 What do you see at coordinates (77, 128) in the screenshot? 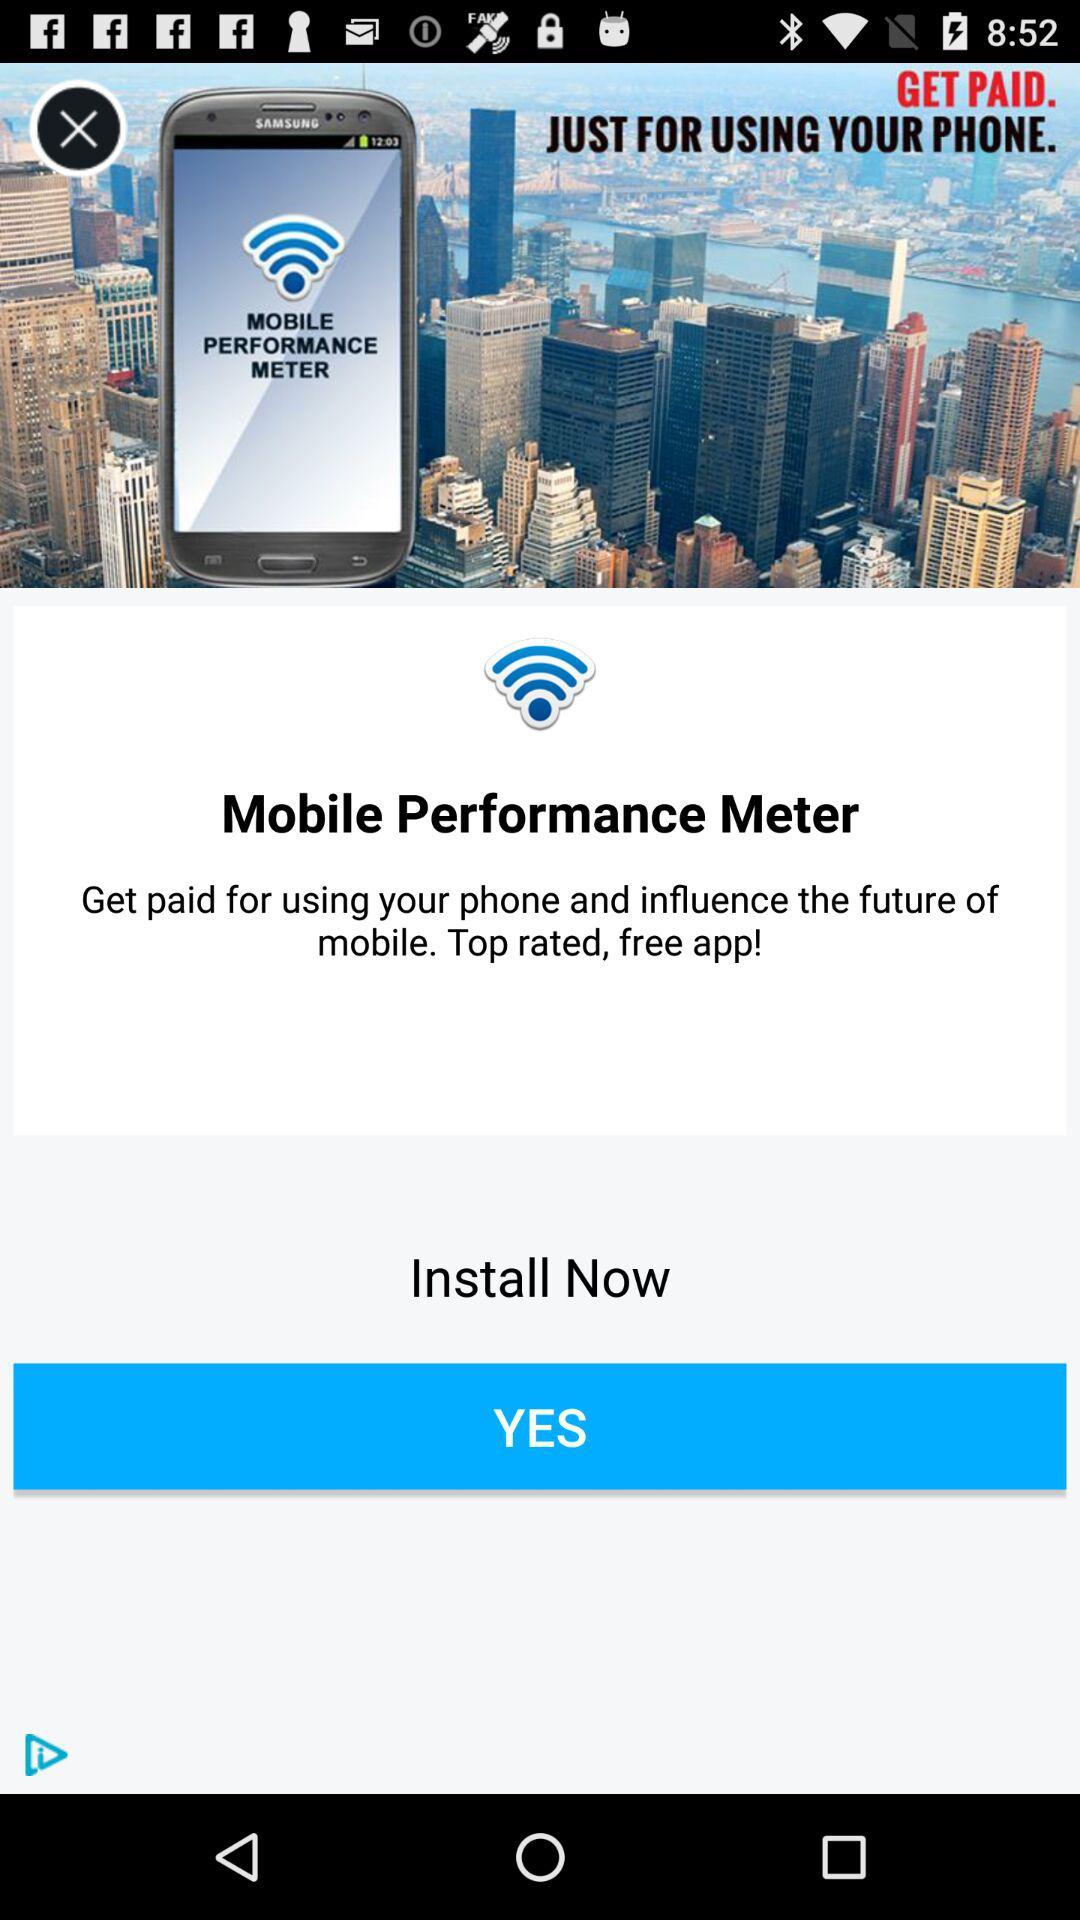
I see `advertisement` at bounding box center [77, 128].